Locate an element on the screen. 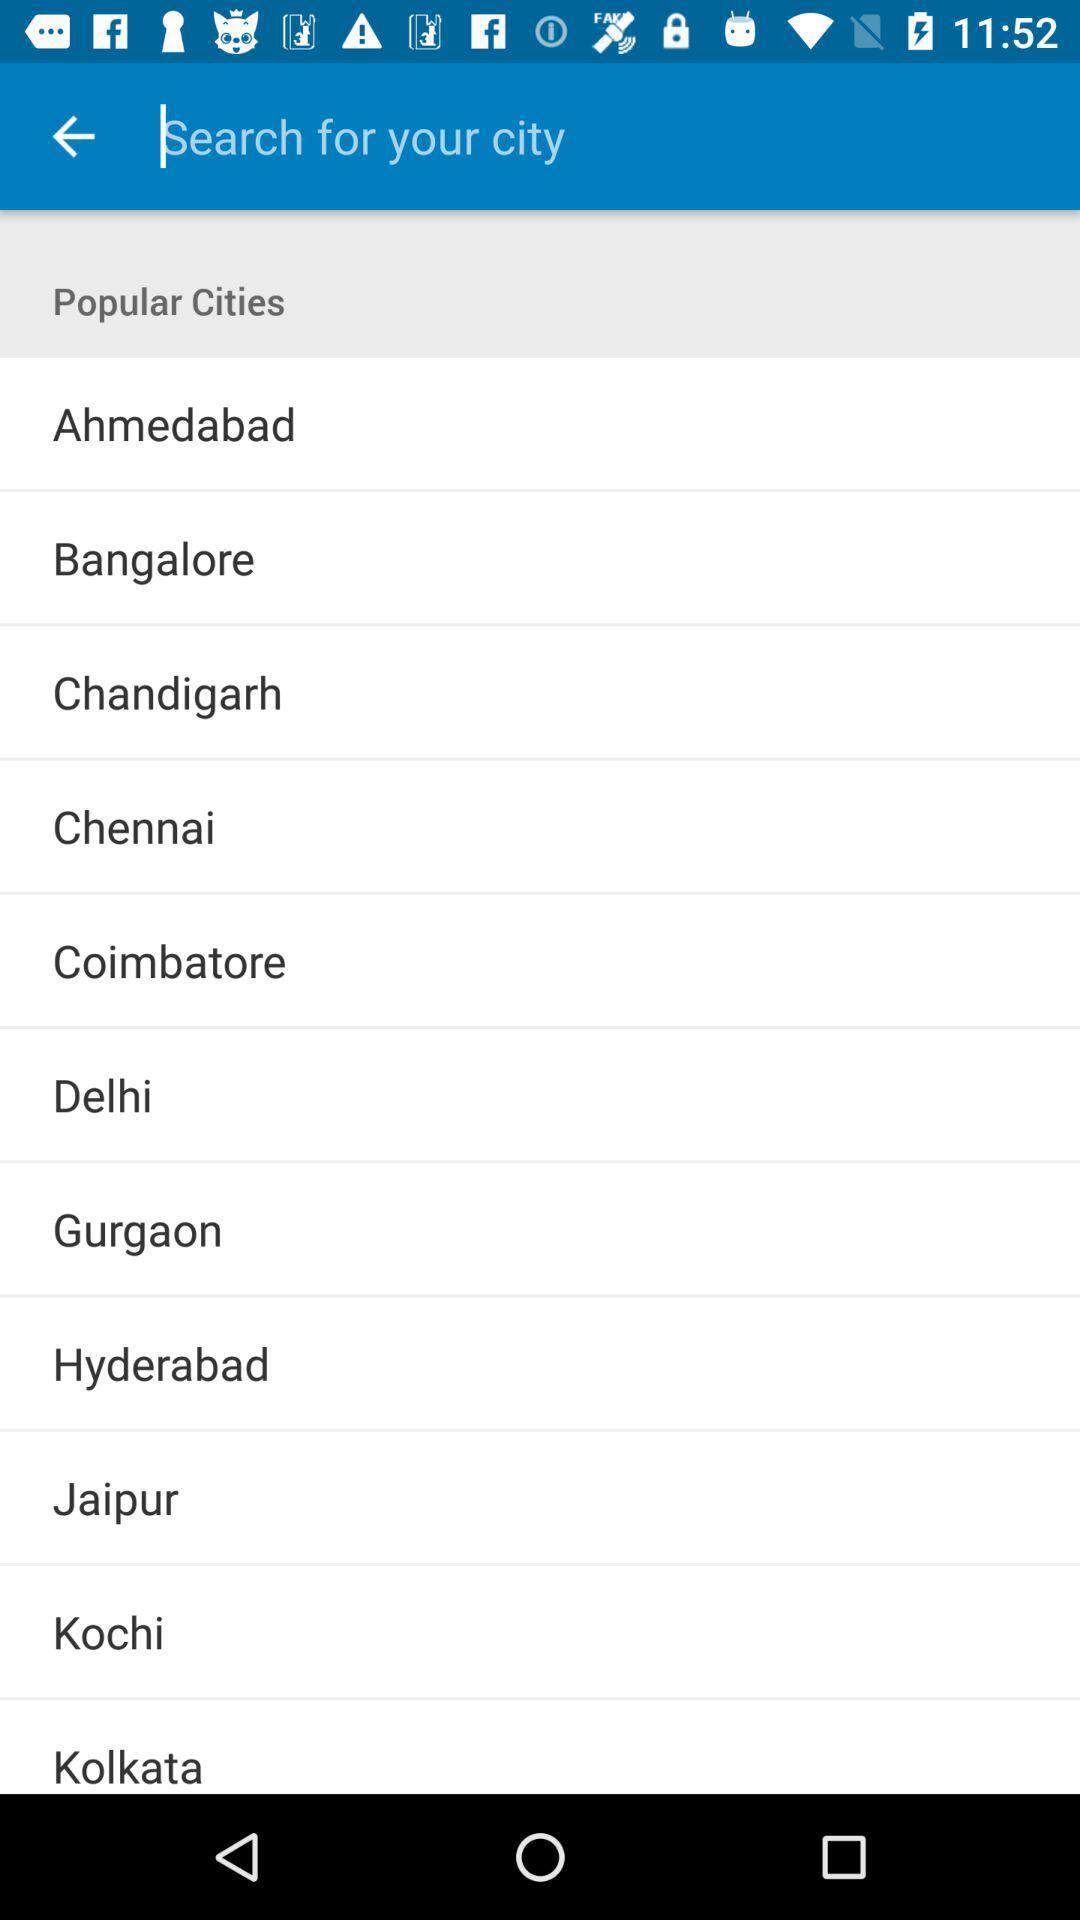 This screenshot has height=1920, width=1080. the item above the hyderabad is located at coordinates (540, 1296).